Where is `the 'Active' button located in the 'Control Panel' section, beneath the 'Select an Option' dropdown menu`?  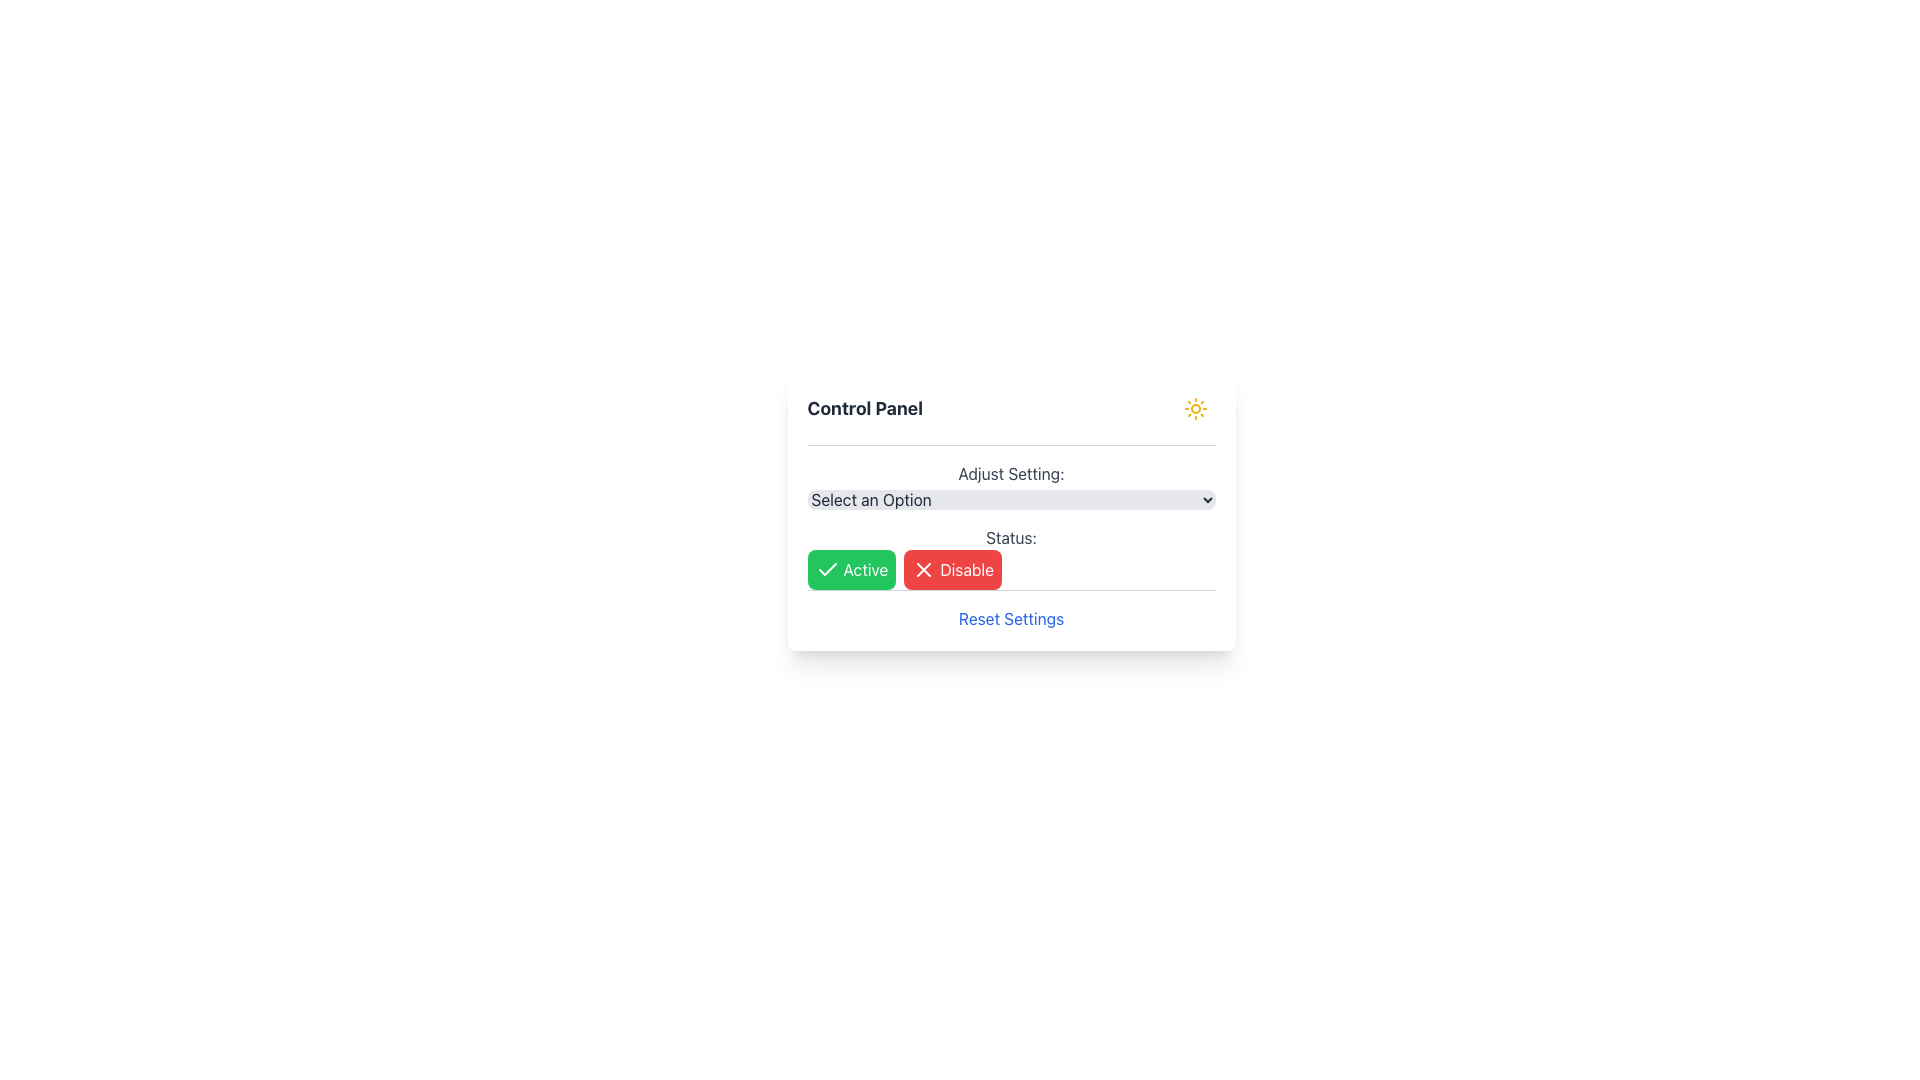 the 'Active' button located in the 'Control Panel' section, beneath the 'Select an Option' dropdown menu is located at coordinates (851, 570).